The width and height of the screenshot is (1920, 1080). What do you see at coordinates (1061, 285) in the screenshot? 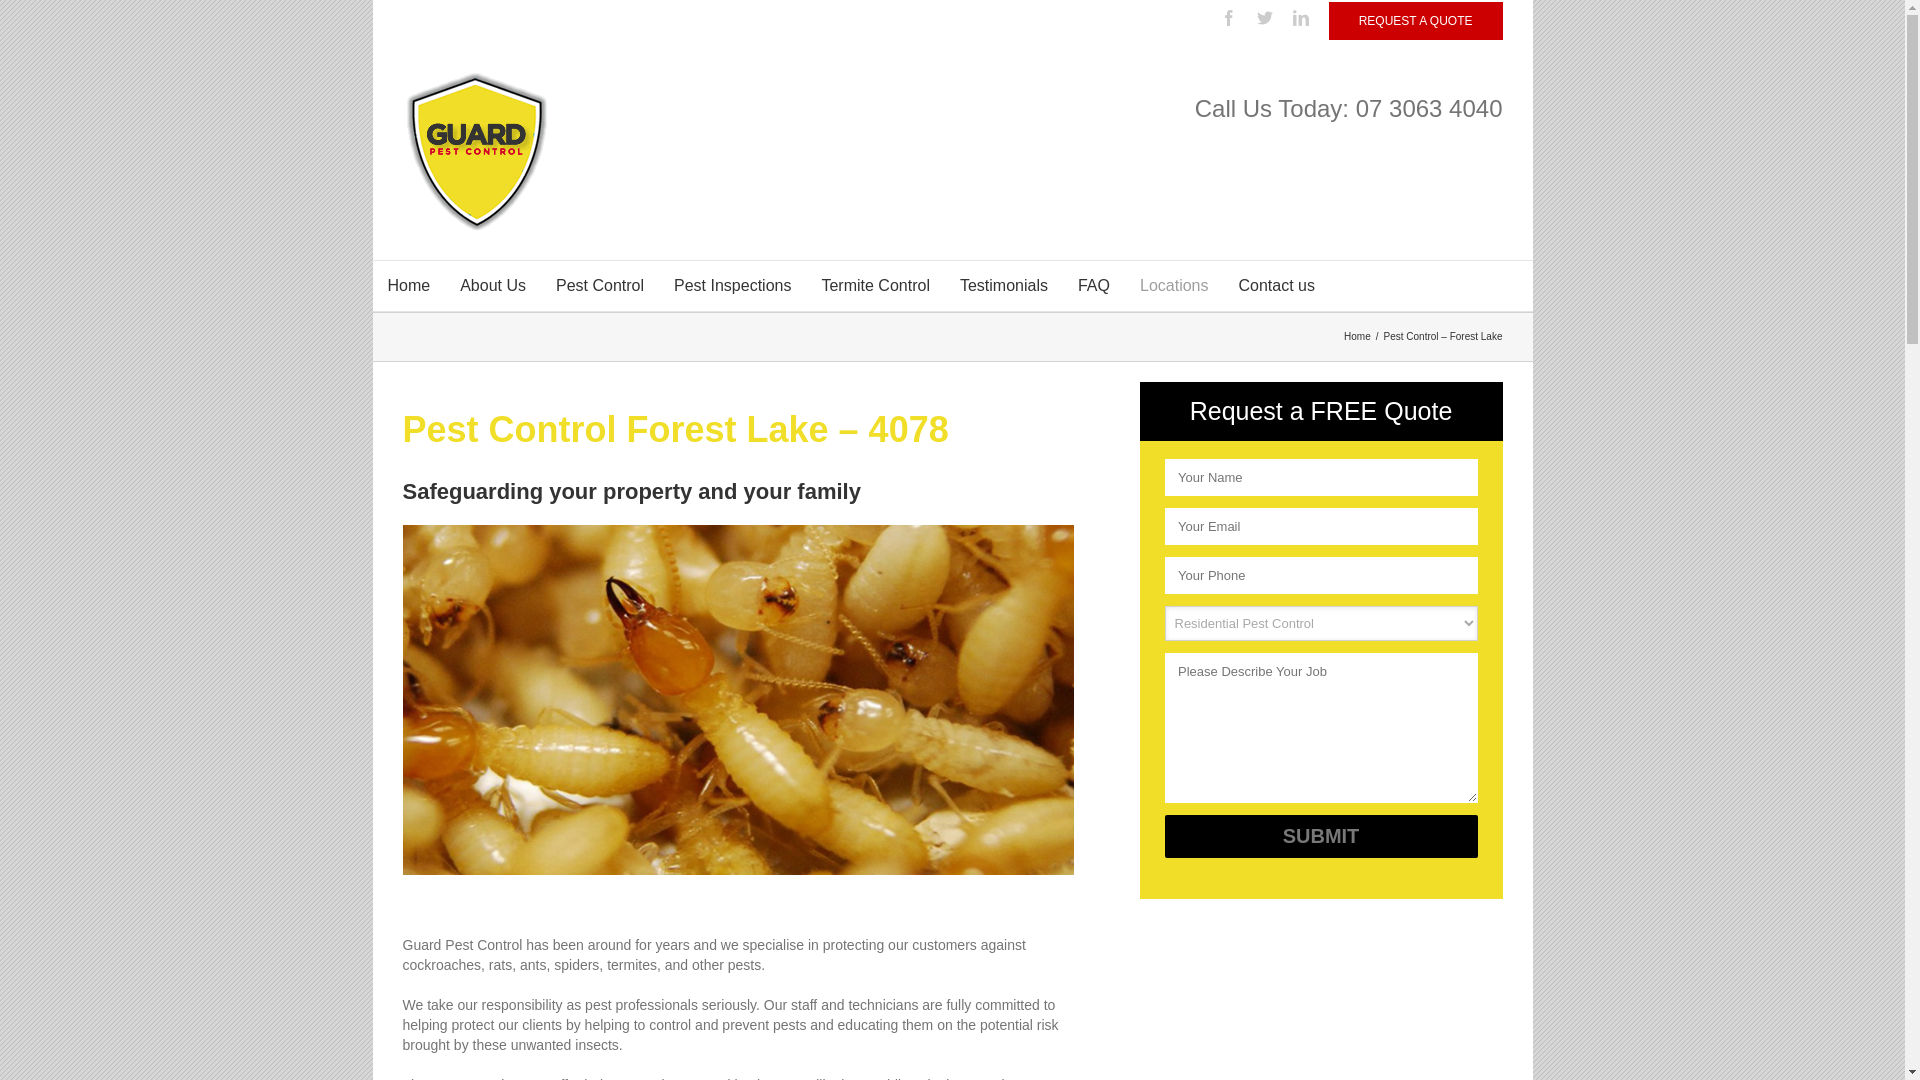
I see `'FAQ'` at bounding box center [1061, 285].